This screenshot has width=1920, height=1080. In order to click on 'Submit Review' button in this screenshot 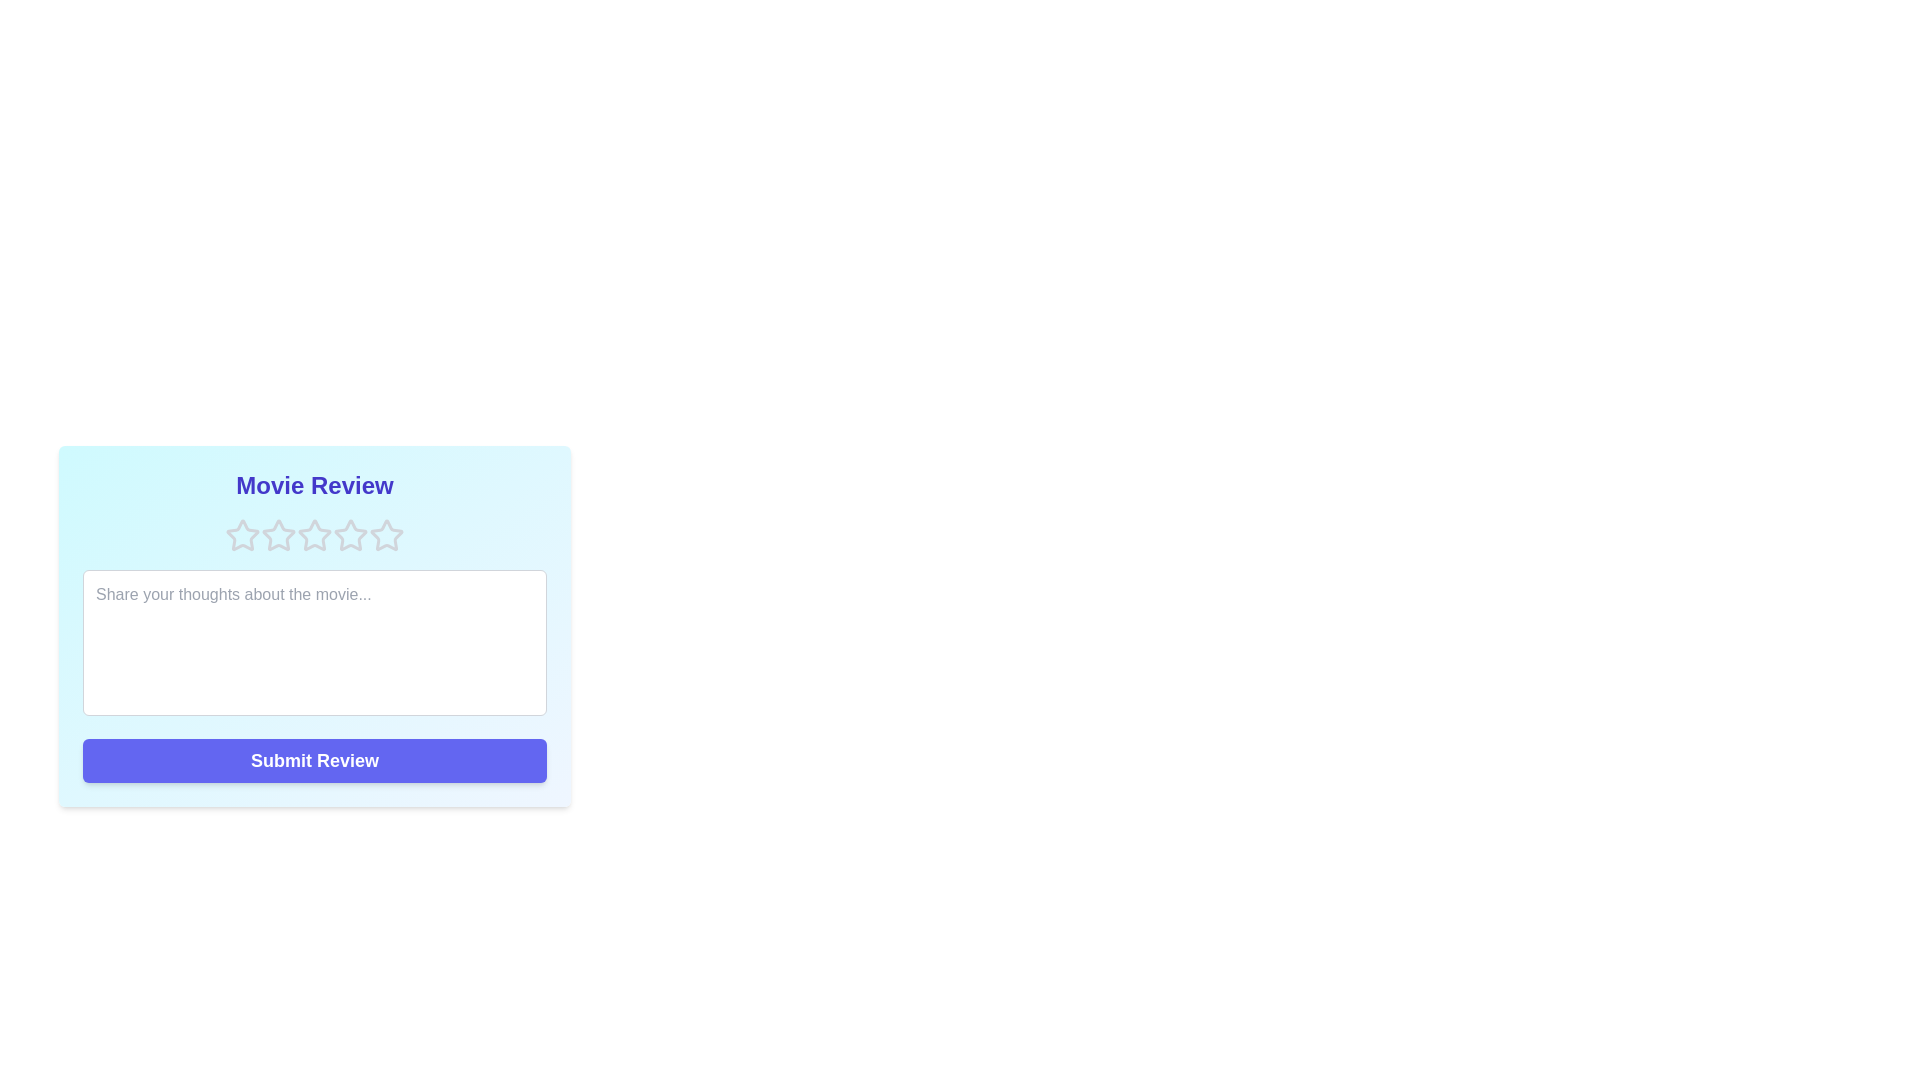, I will do `click(314, 760)`.